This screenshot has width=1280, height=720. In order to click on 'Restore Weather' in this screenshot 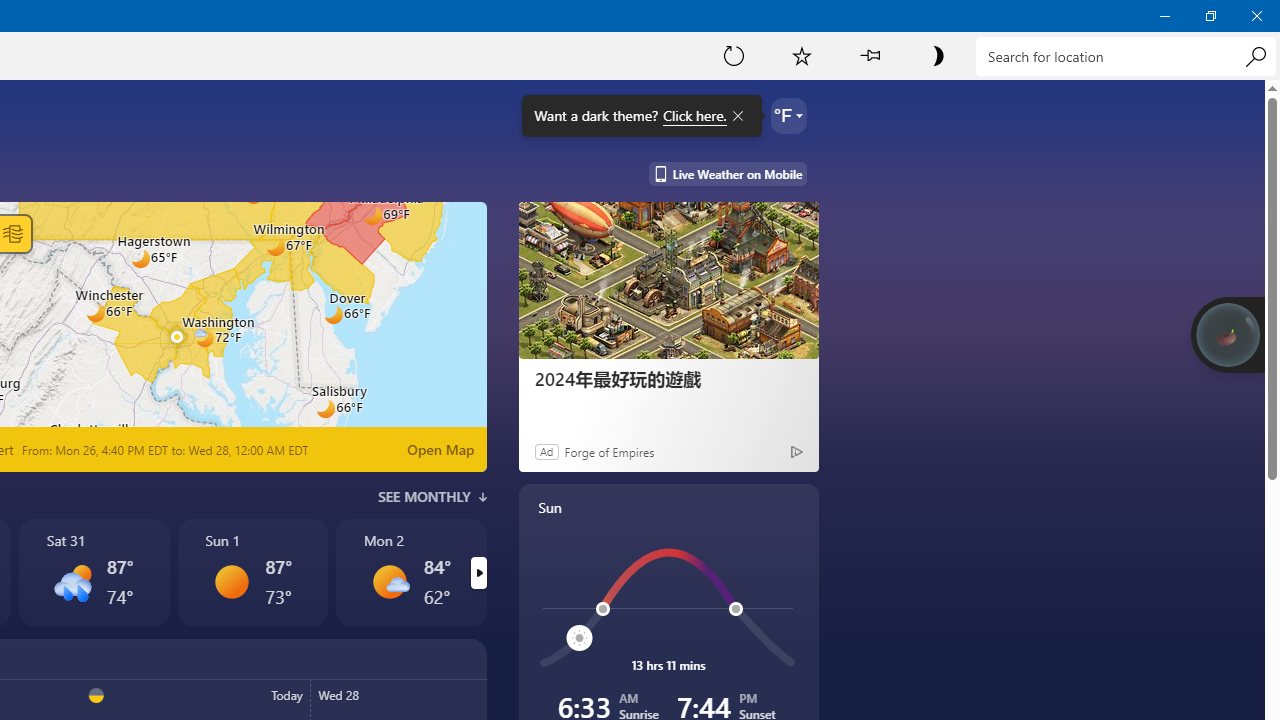, I will do `click(1209, 15)`.